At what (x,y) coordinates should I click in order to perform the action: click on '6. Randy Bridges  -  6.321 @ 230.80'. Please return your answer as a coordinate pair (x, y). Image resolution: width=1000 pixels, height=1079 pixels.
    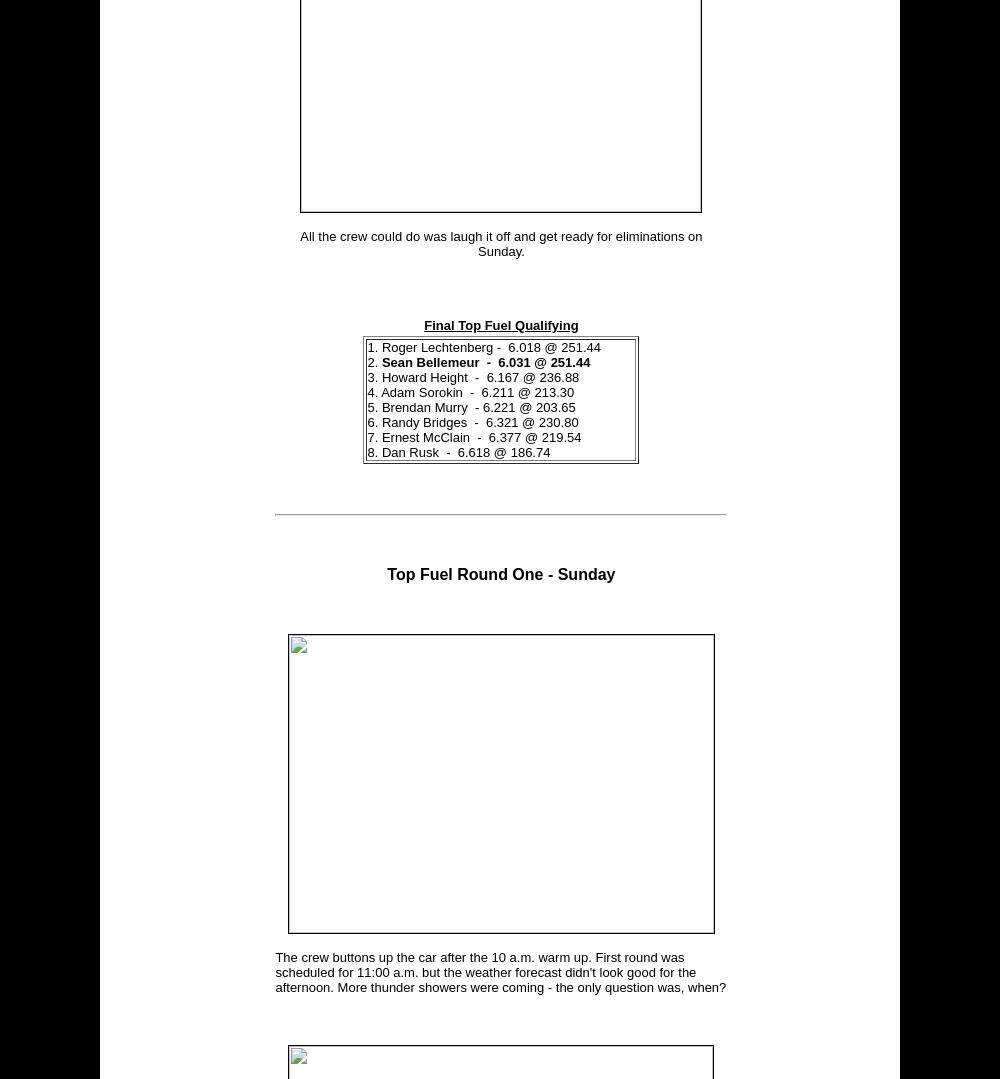
    Looking at the image, I should click on (471, 422).